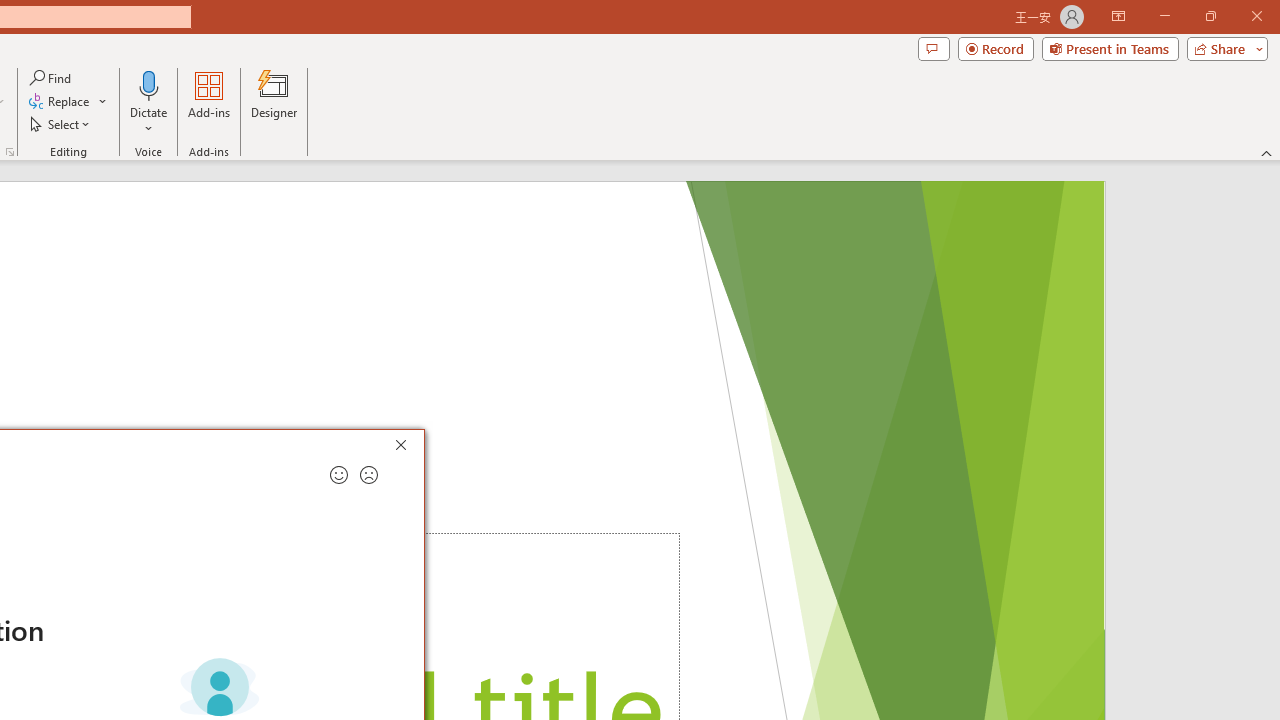 The height and width of the screenshot is (720, 1280). What do you see at coordinates (339, 475) in the screenshot?
I see `'Send a smile for feedback'` at bounding box center [339, 475].